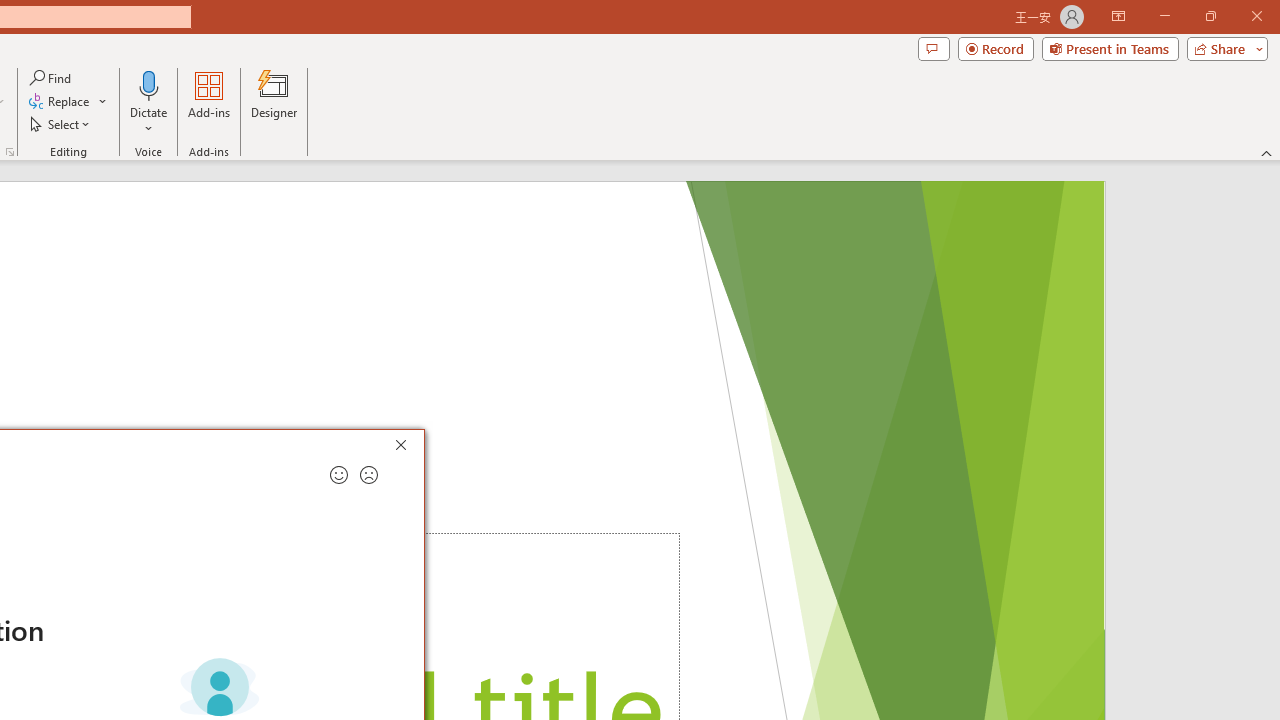 The height and width of the screenshot is (720, 1280). What do you see at coordinates (339, 475) in the screenshot?
I see `'Send a smile for feedback'` at bounding box center [339, 475].